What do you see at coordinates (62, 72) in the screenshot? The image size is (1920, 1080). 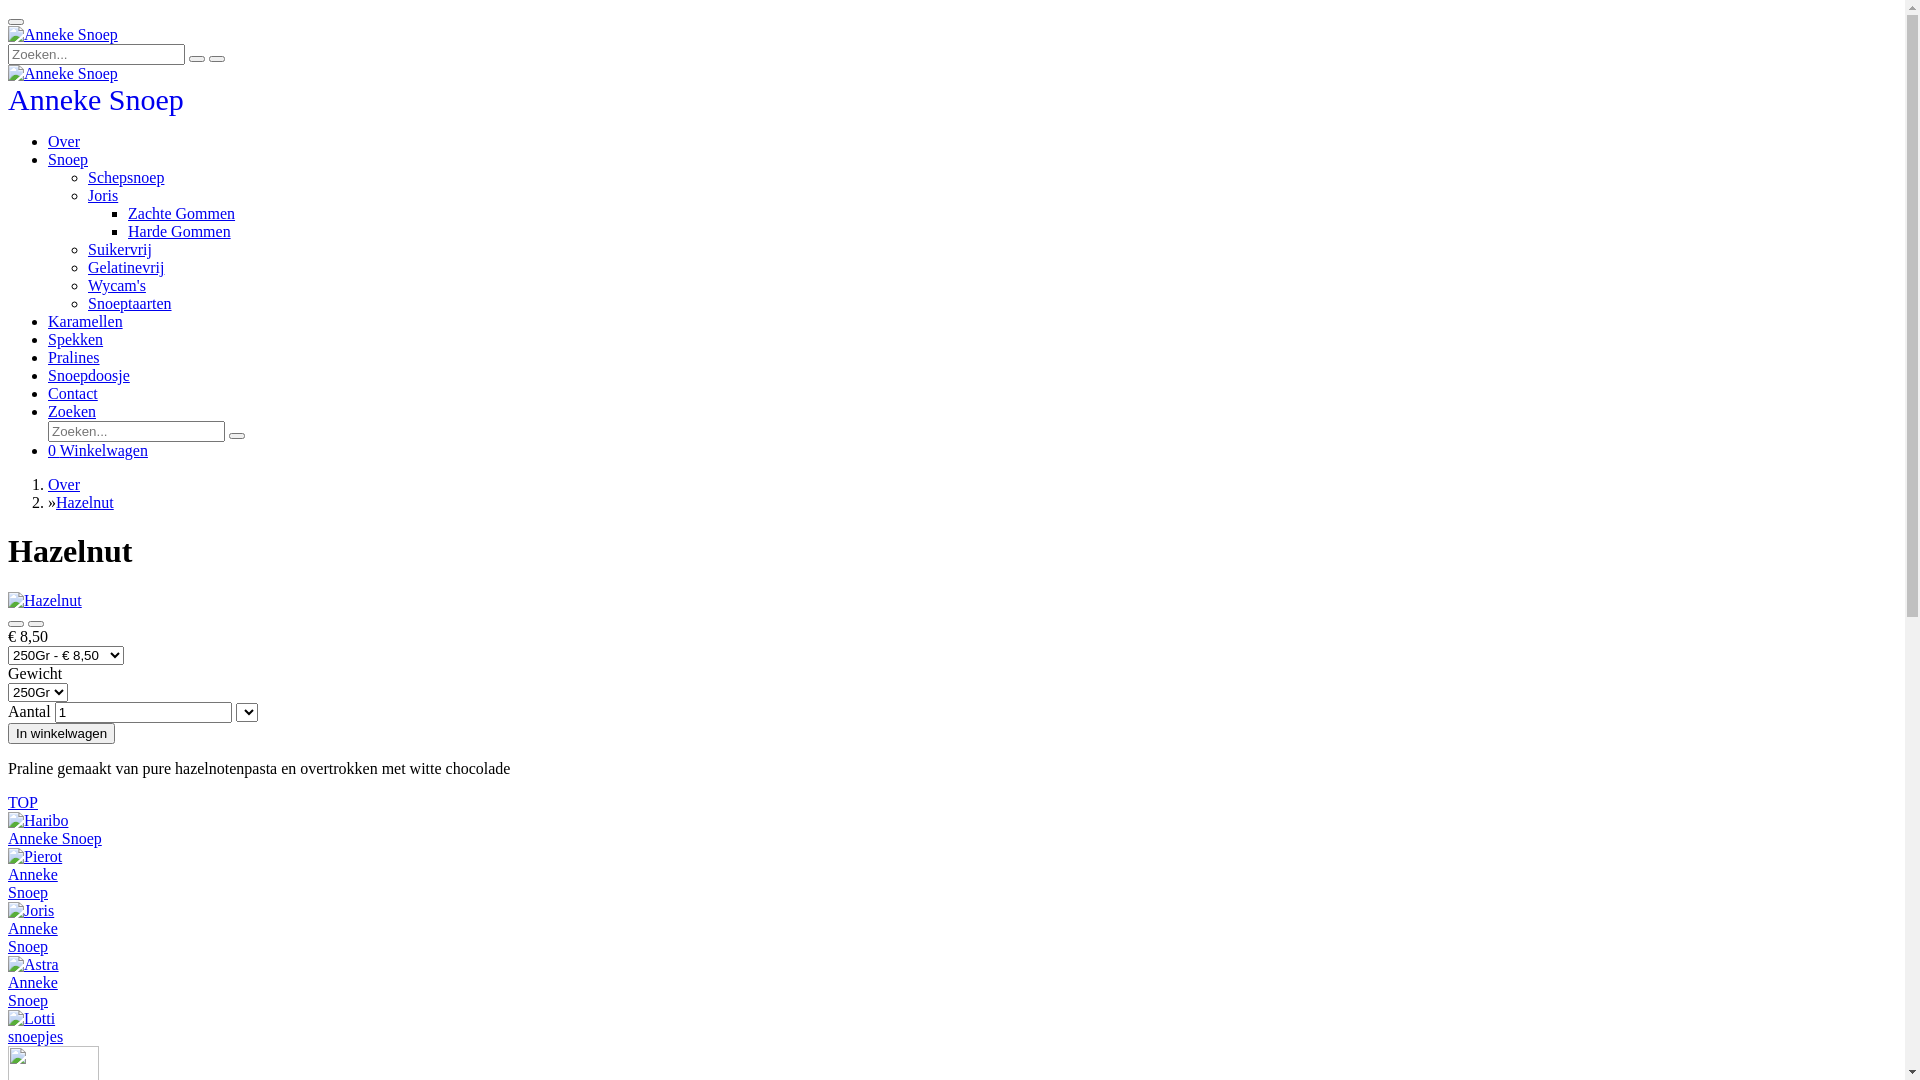 I see `'Anneke Snoep'` at bounding box center [62, 72].